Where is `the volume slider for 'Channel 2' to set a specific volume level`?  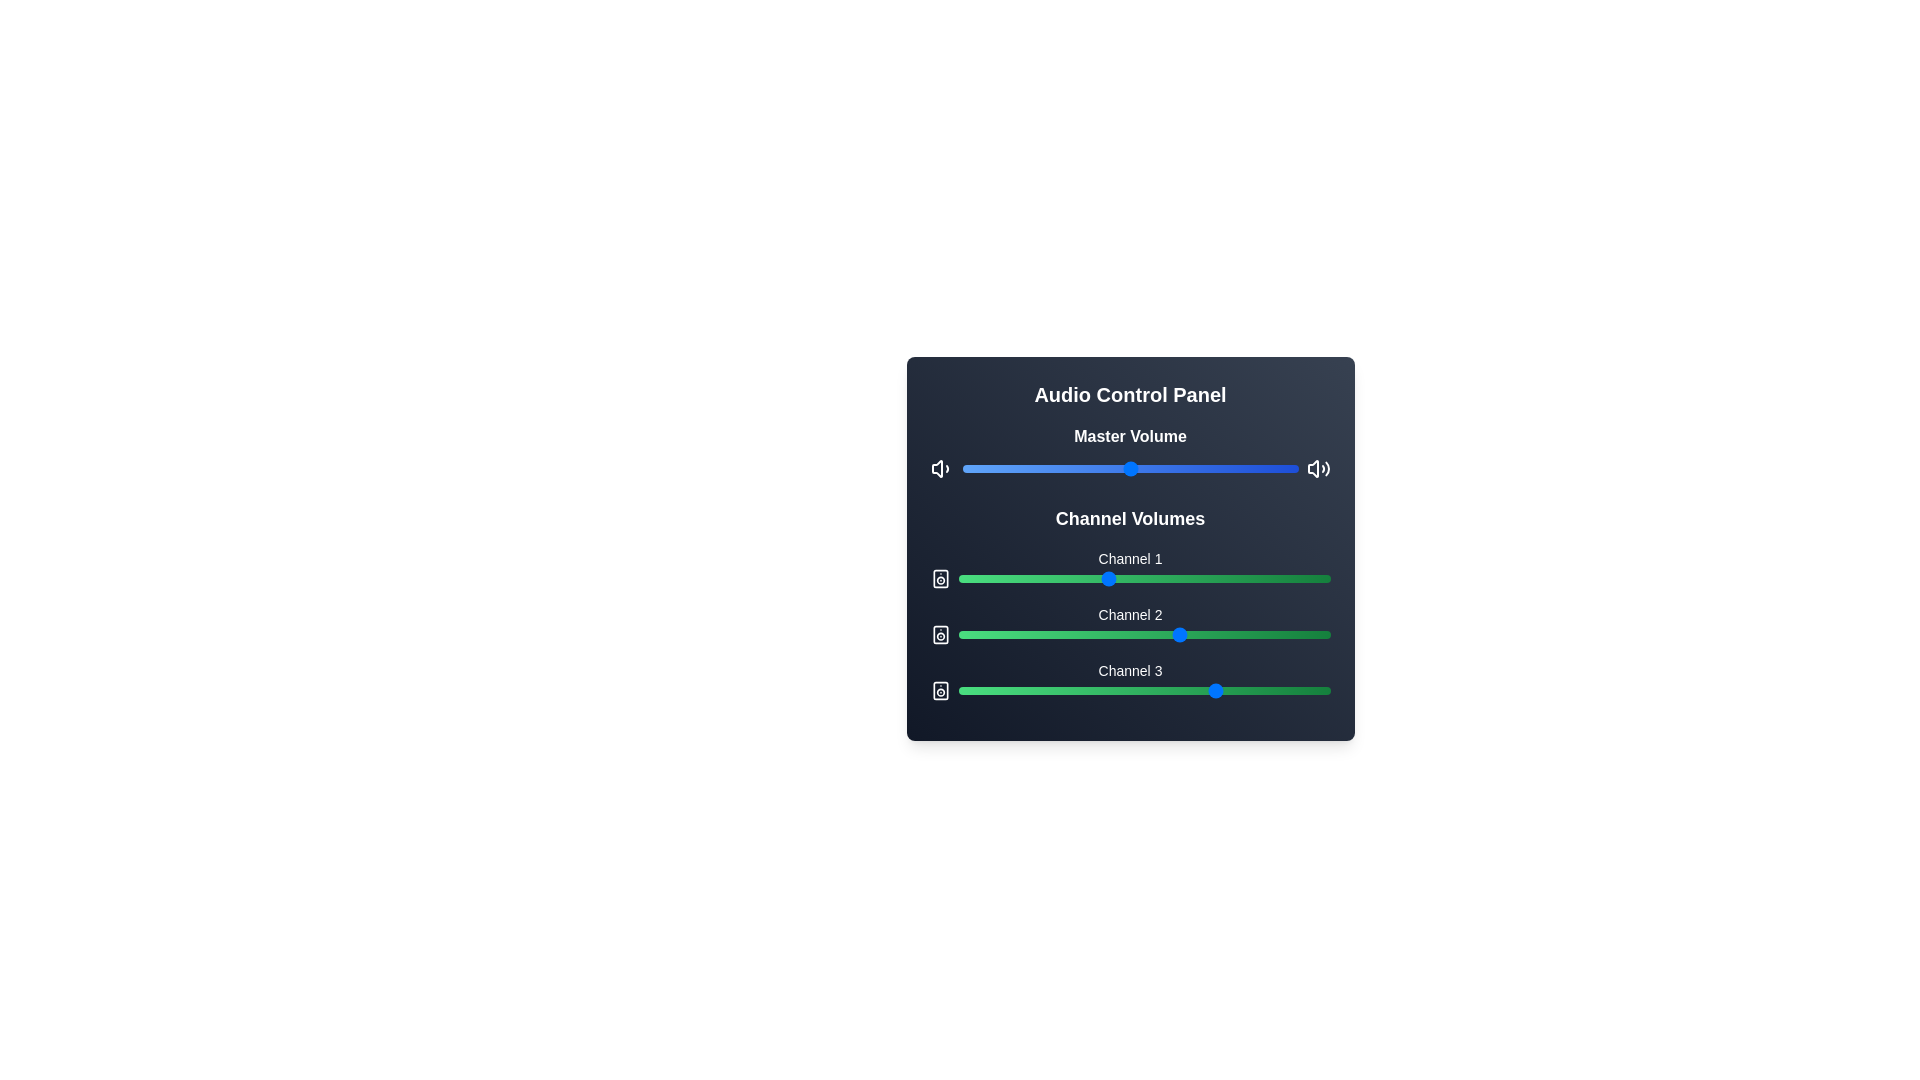
the volume slider for 'Channel 2' to set a specific volume level is located at coordinates (1130, 623).